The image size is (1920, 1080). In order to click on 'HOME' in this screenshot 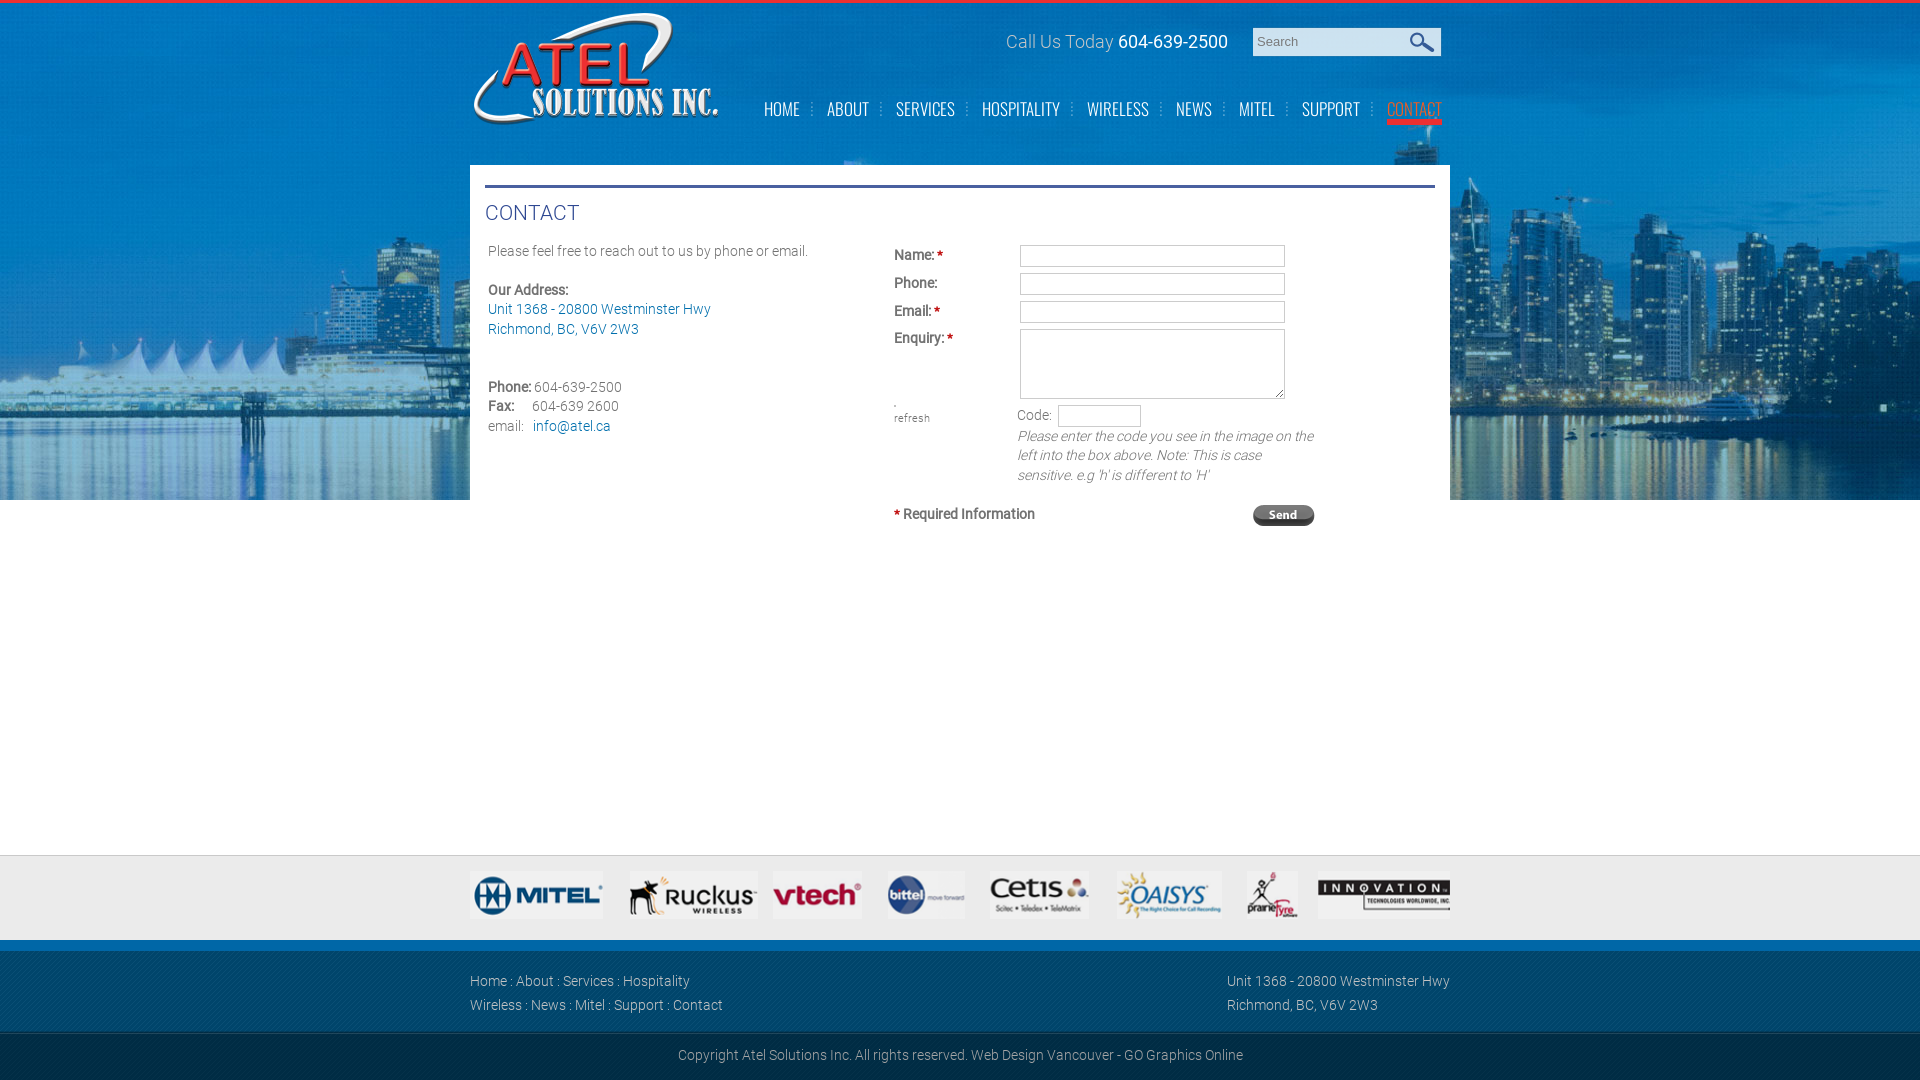, I will do `click(781, 108)`.